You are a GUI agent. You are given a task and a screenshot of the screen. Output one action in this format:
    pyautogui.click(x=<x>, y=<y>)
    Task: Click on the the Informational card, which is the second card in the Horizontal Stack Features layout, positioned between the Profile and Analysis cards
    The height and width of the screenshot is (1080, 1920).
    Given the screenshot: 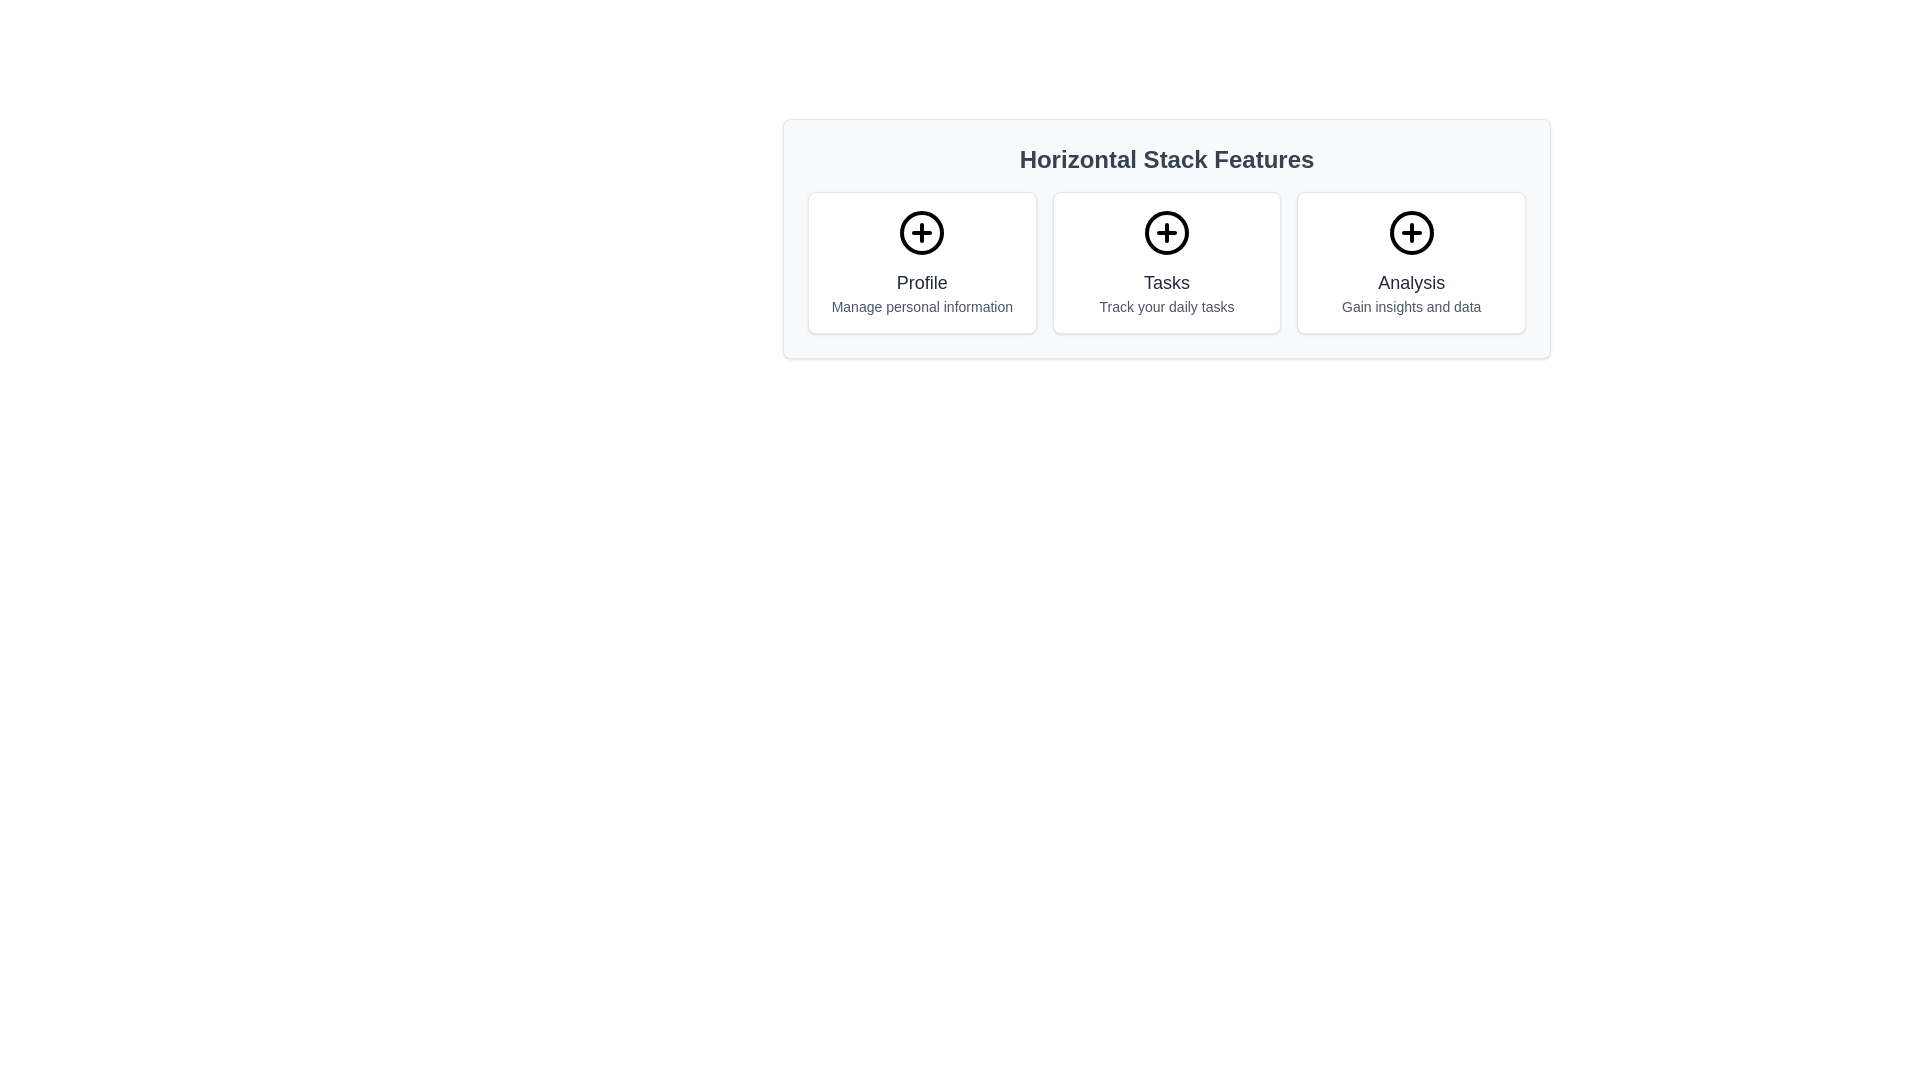 What is the action you would take?
    pyautogui.click(x=1166, y=261)
    